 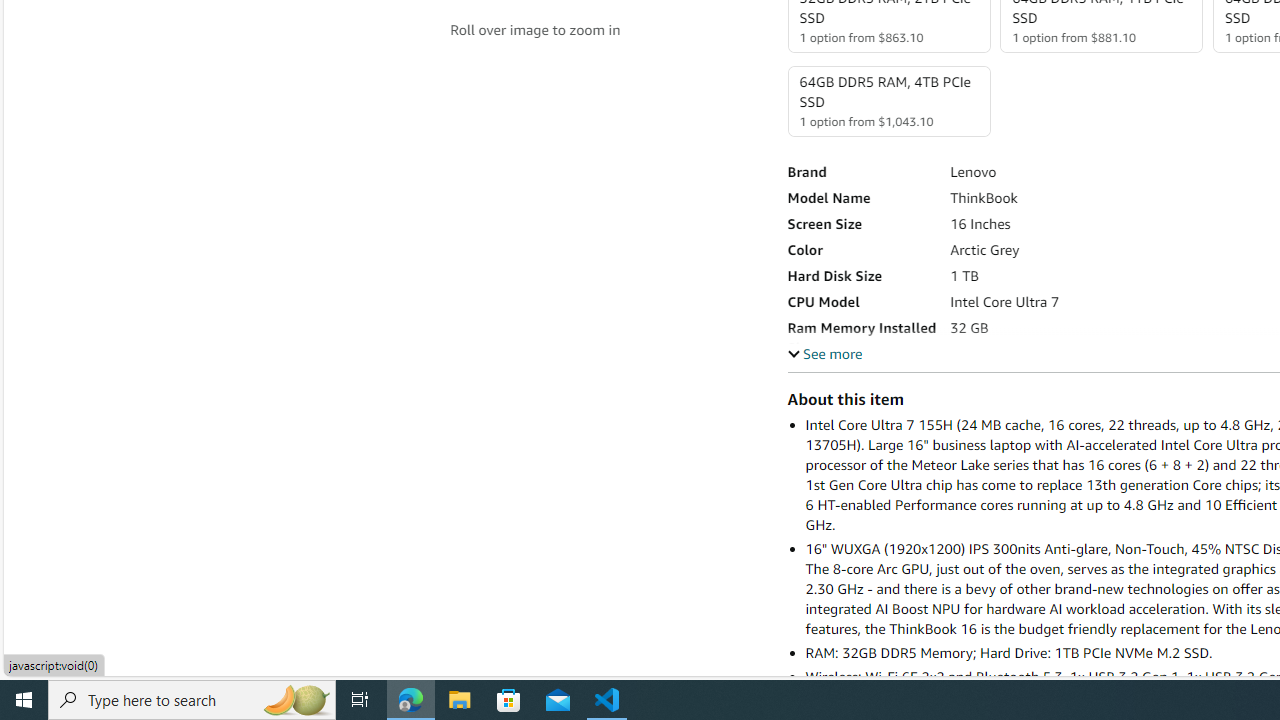 What do you see at coordinates (887, 101) in the screenshot?
I see `'64GB DDR5 RAM, 4TB PCIe SSD 1 option from $1,043.10'` at bounding box center [887, 101].